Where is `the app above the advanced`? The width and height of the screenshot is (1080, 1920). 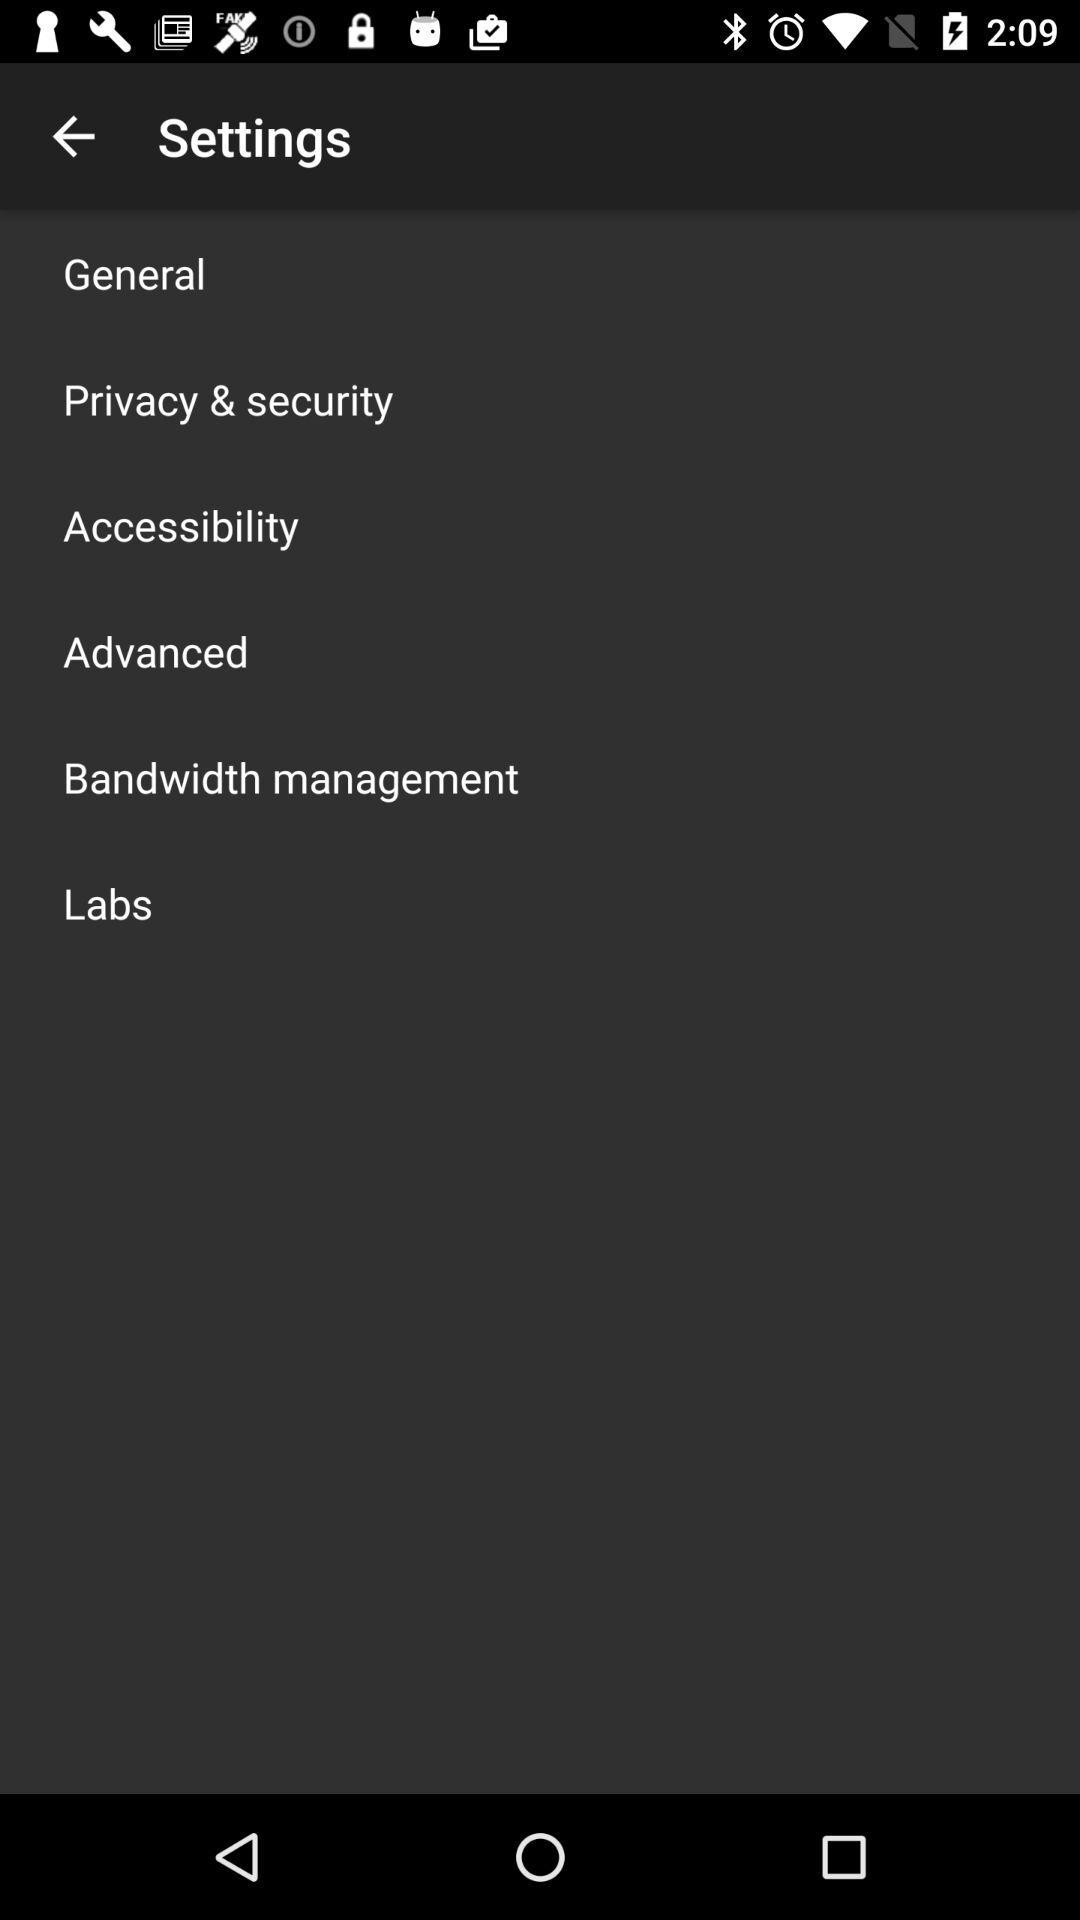 the app above the advanced is located at coordinates (181, 524).